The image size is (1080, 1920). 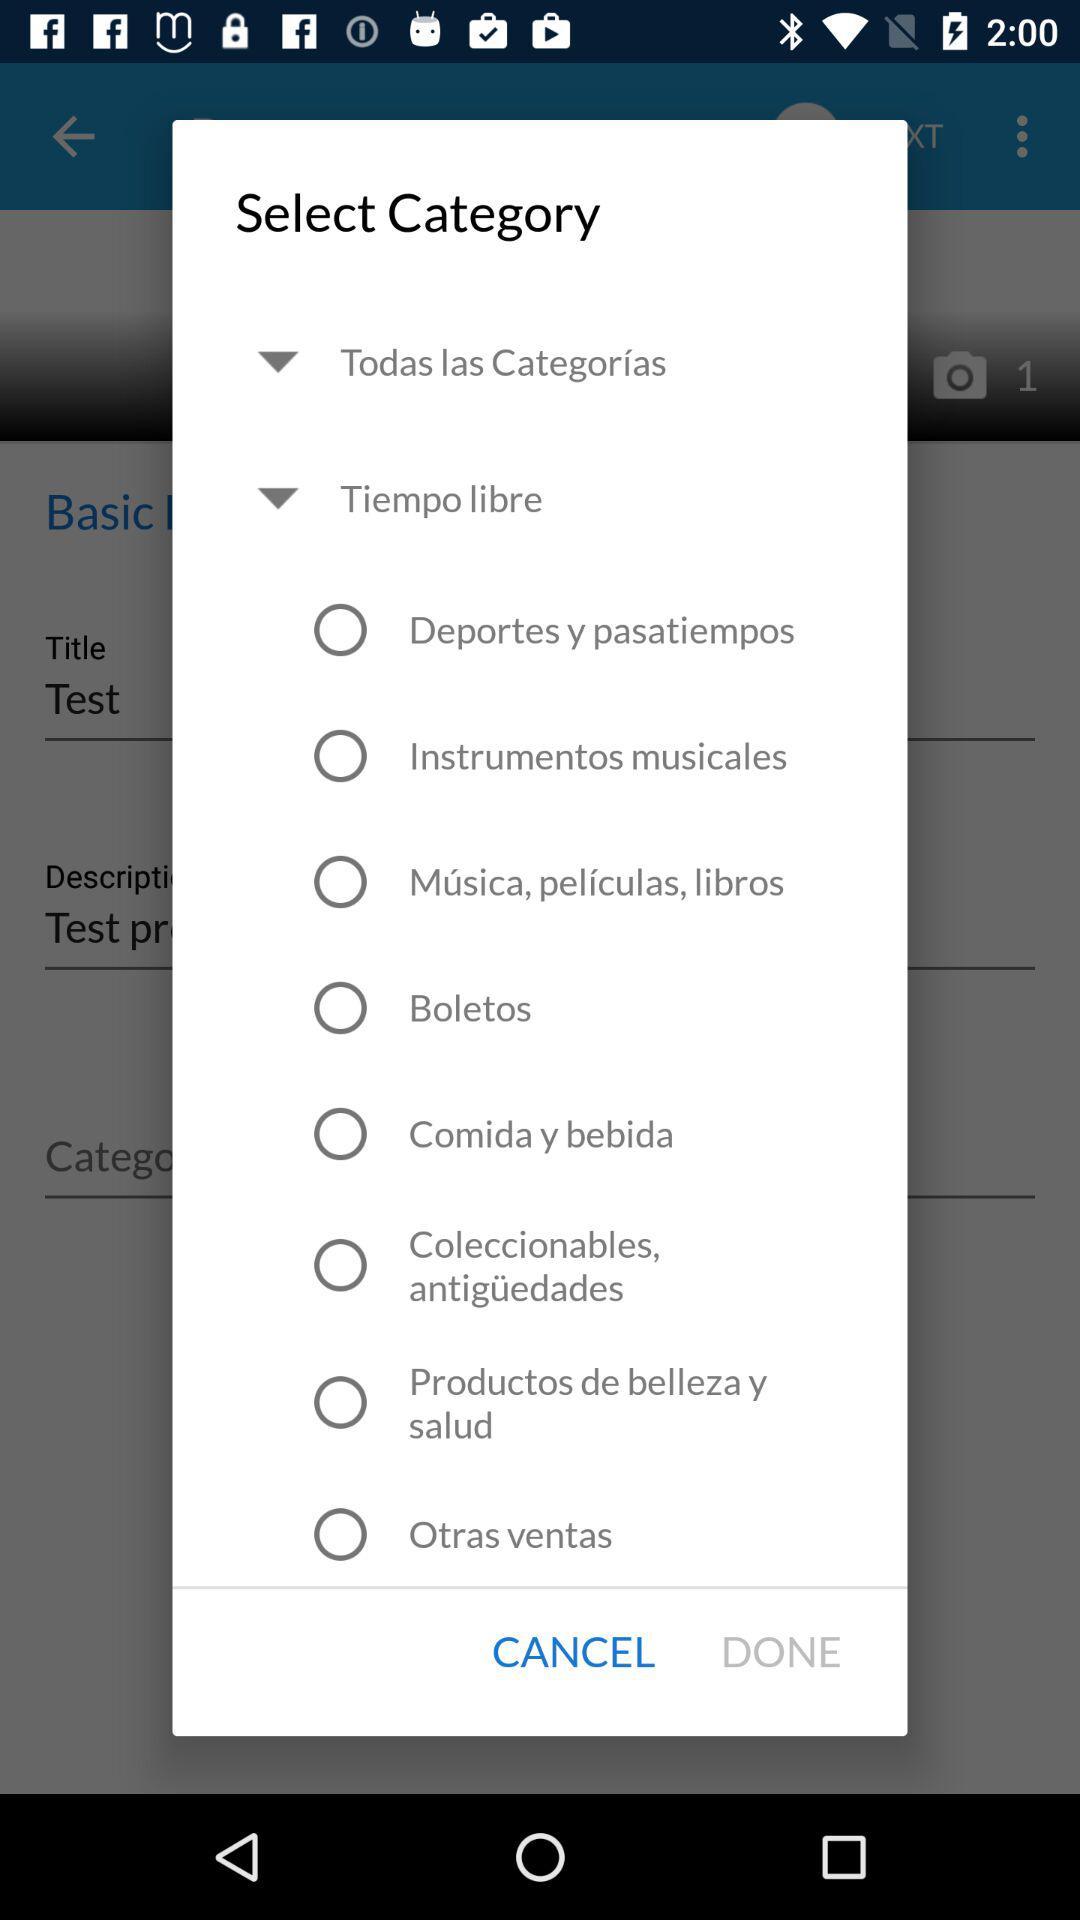 What do you see at coordinates (509, 1533) in the screenshot?
I see `item below productos de belleza item` at bounding box center [509, 1533].